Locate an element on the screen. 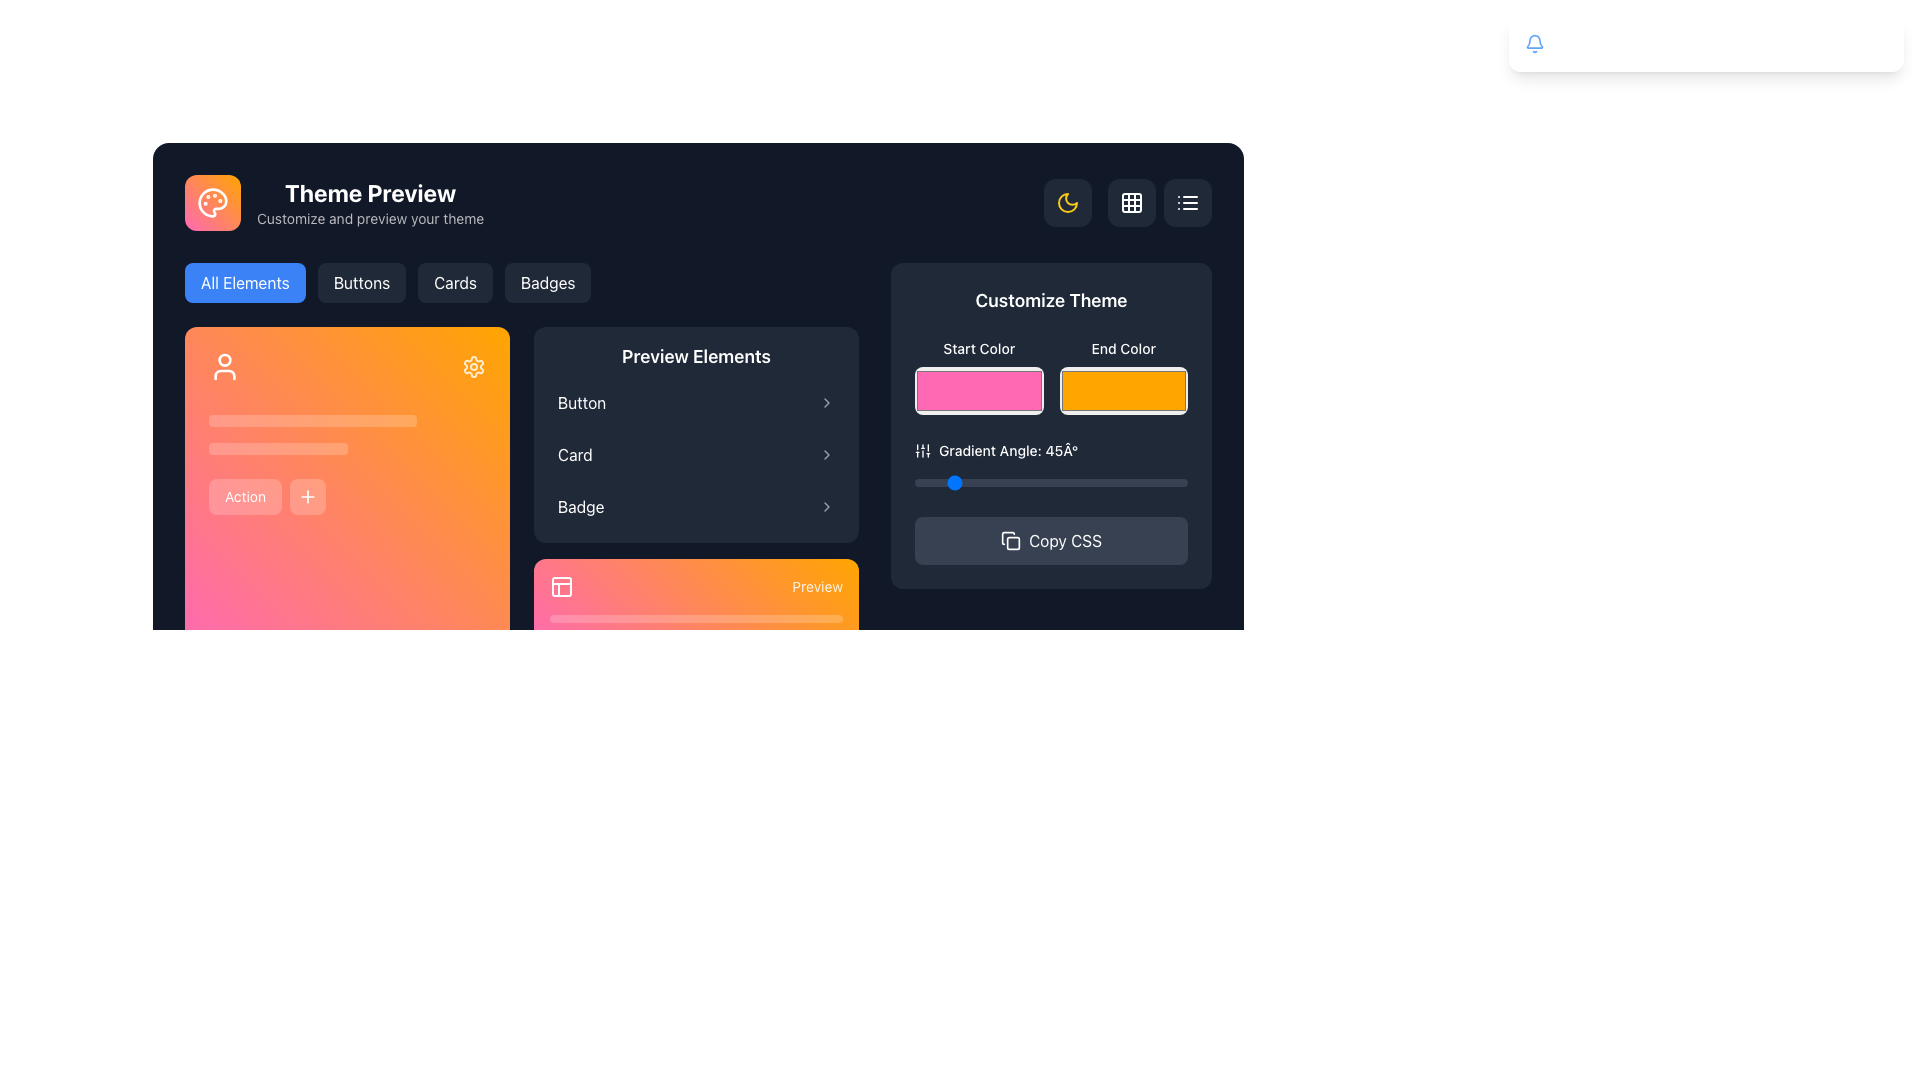 Image resolution: width=1920 pixels, height=1080 pixels. the rounded button with a yellow moon-shaped icon in the top-right corner of the interface is located at coordinates (1067, 203).